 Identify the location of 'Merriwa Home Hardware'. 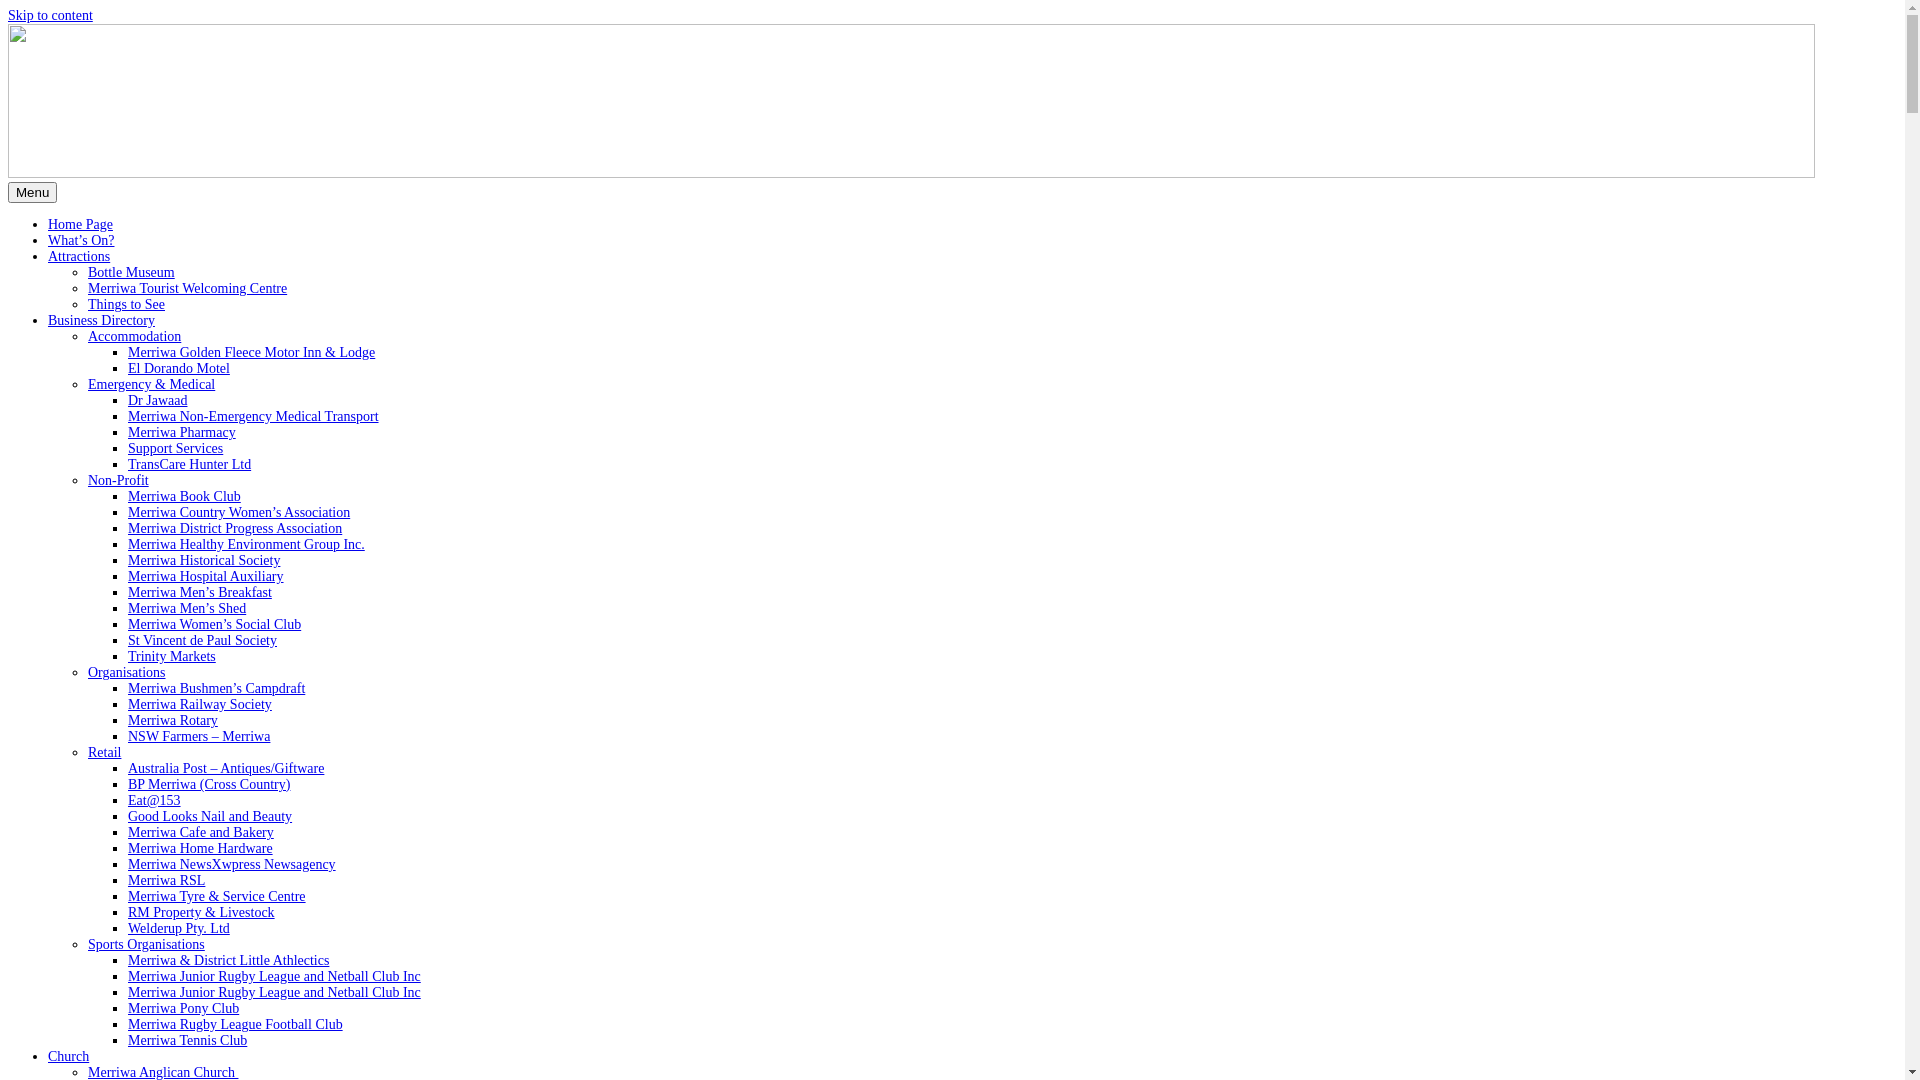
(127, 848).